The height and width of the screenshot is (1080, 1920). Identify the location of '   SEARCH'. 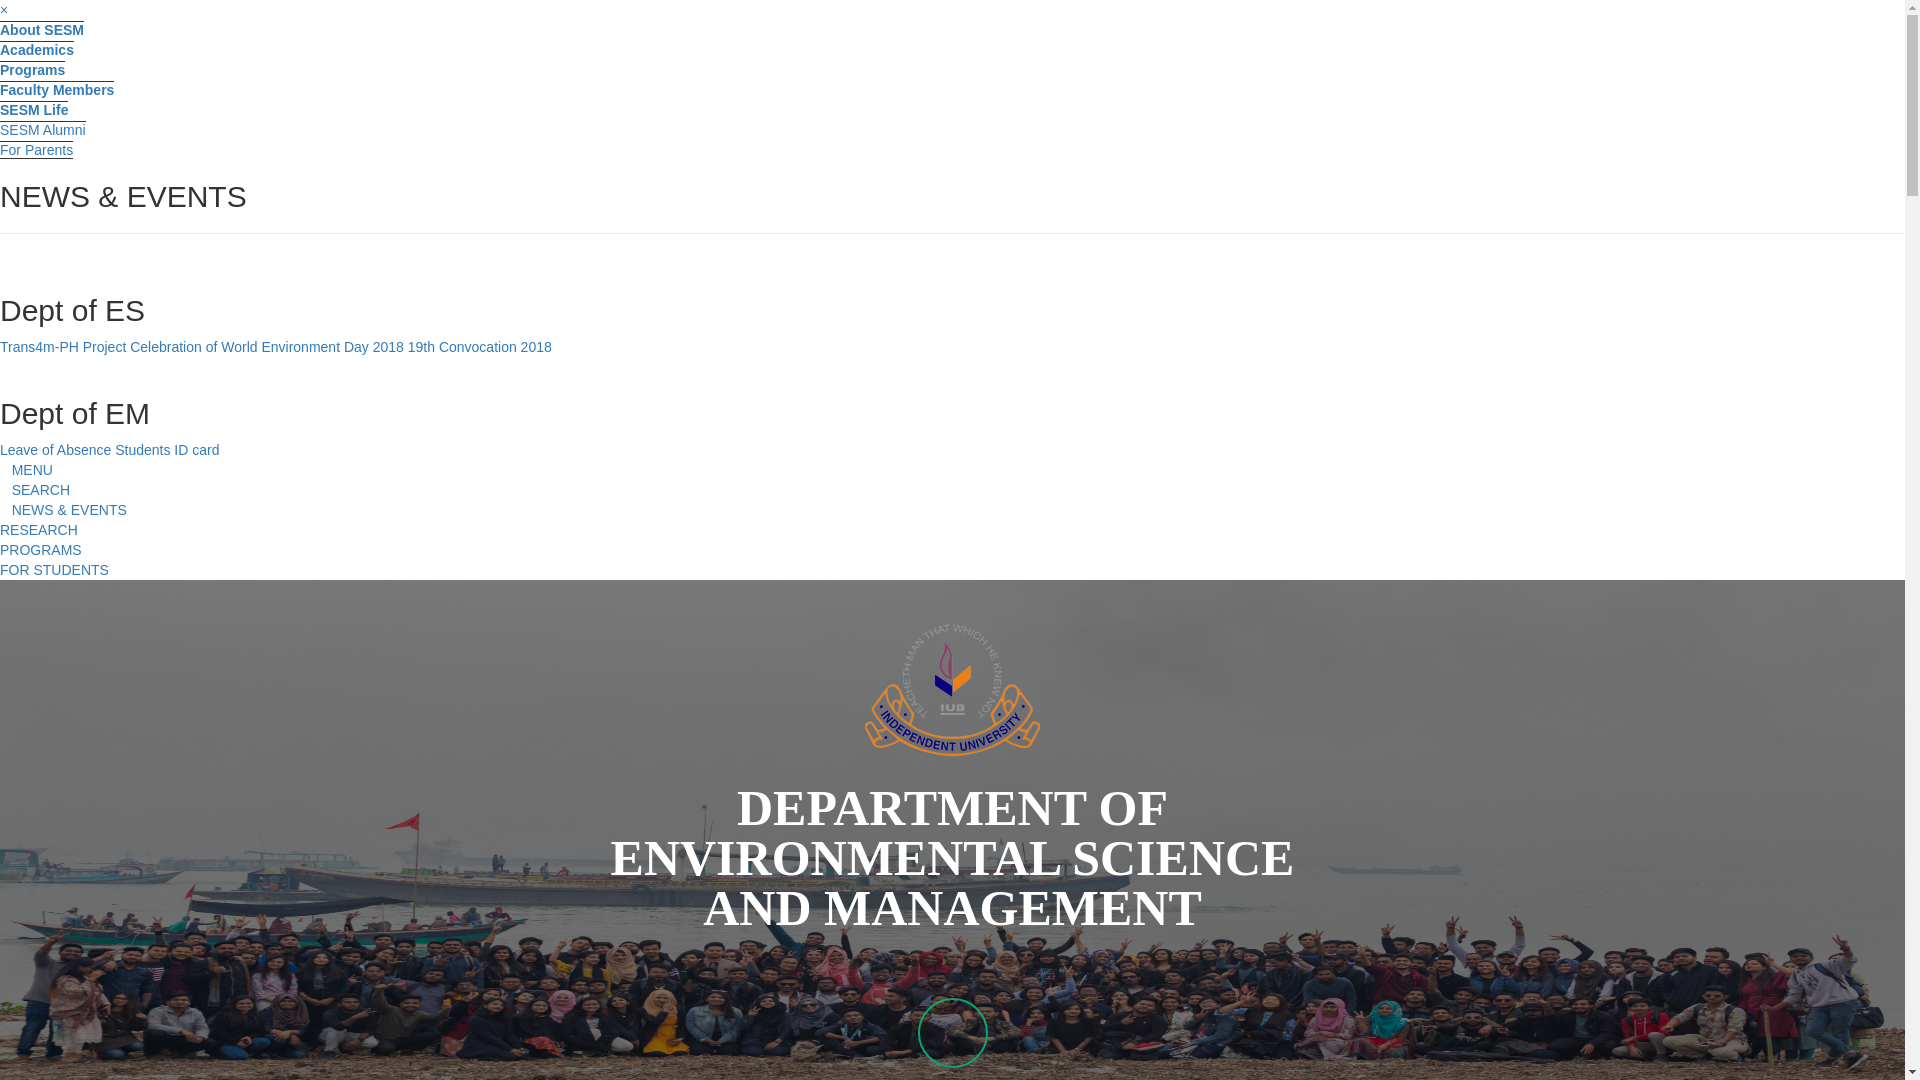
(34, 489).